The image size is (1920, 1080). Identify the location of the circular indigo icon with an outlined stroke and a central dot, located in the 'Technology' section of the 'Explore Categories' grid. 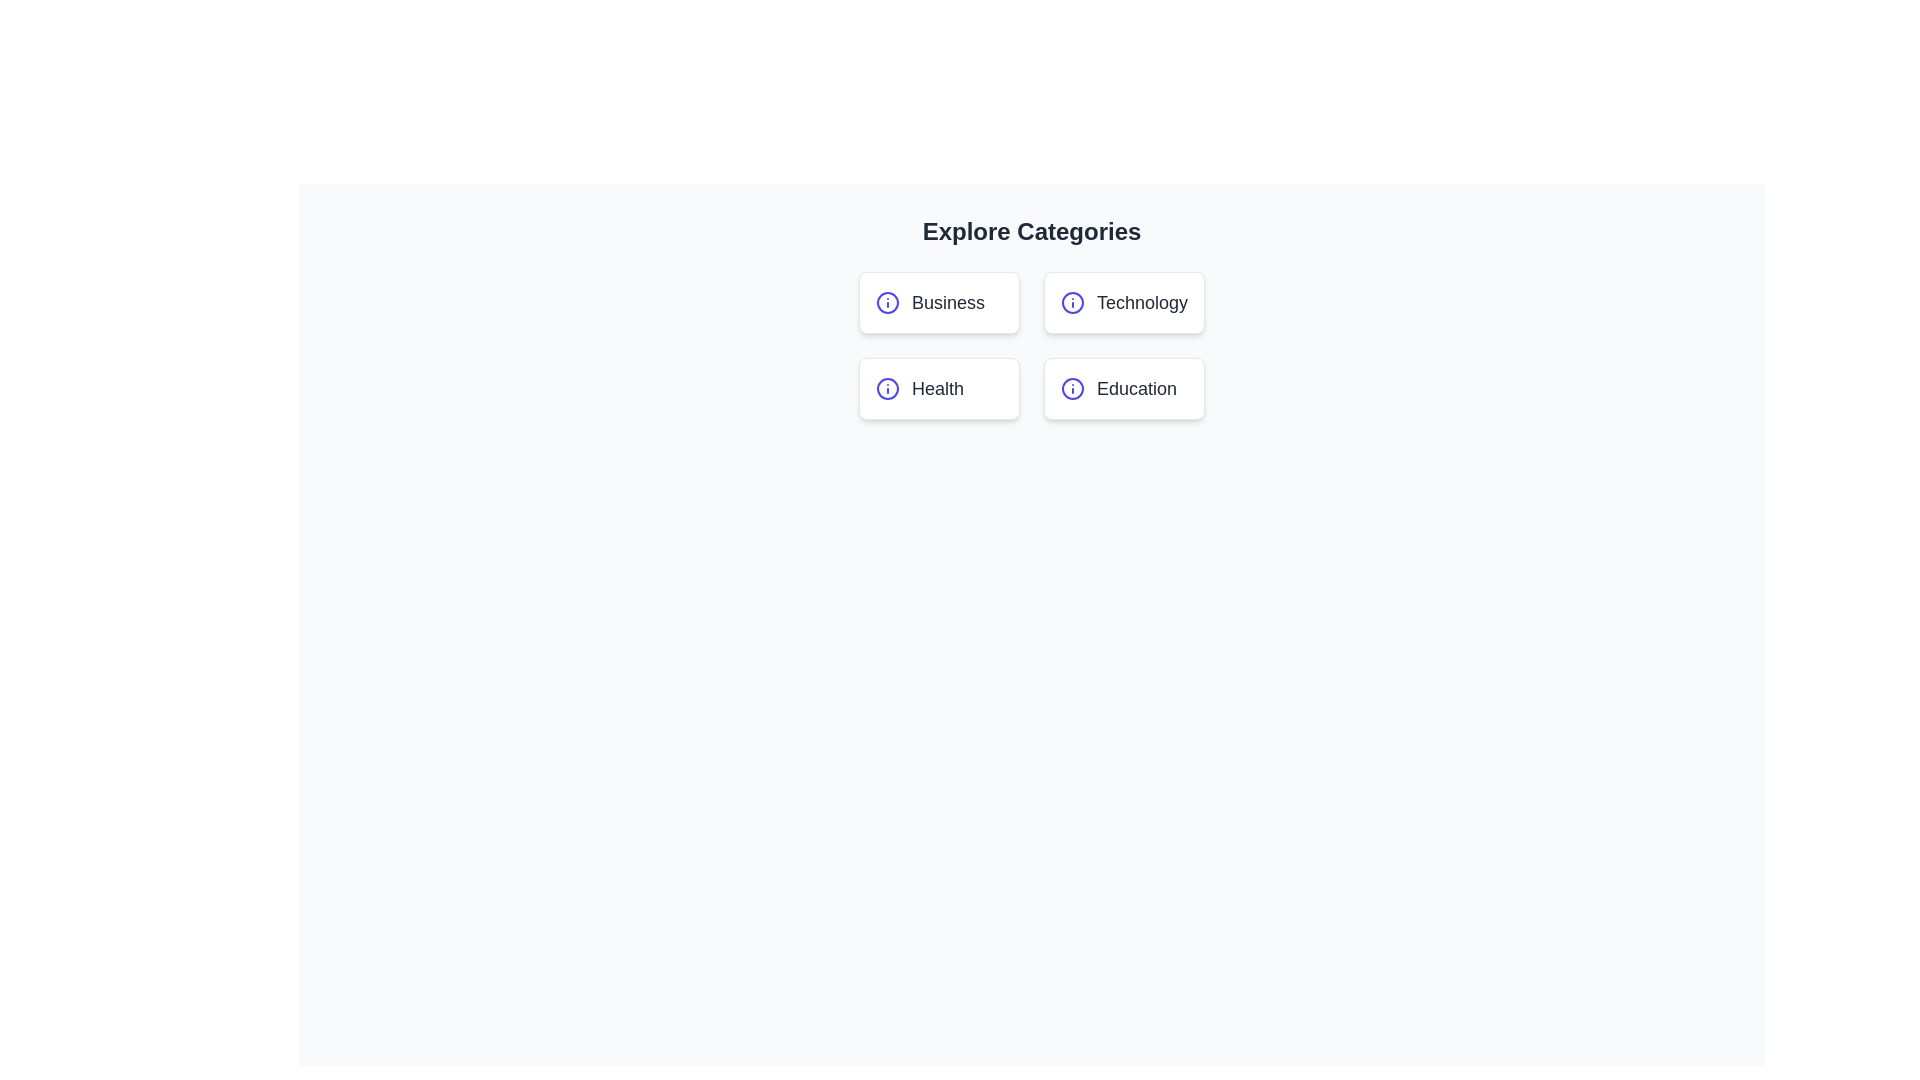
(1072, 303).